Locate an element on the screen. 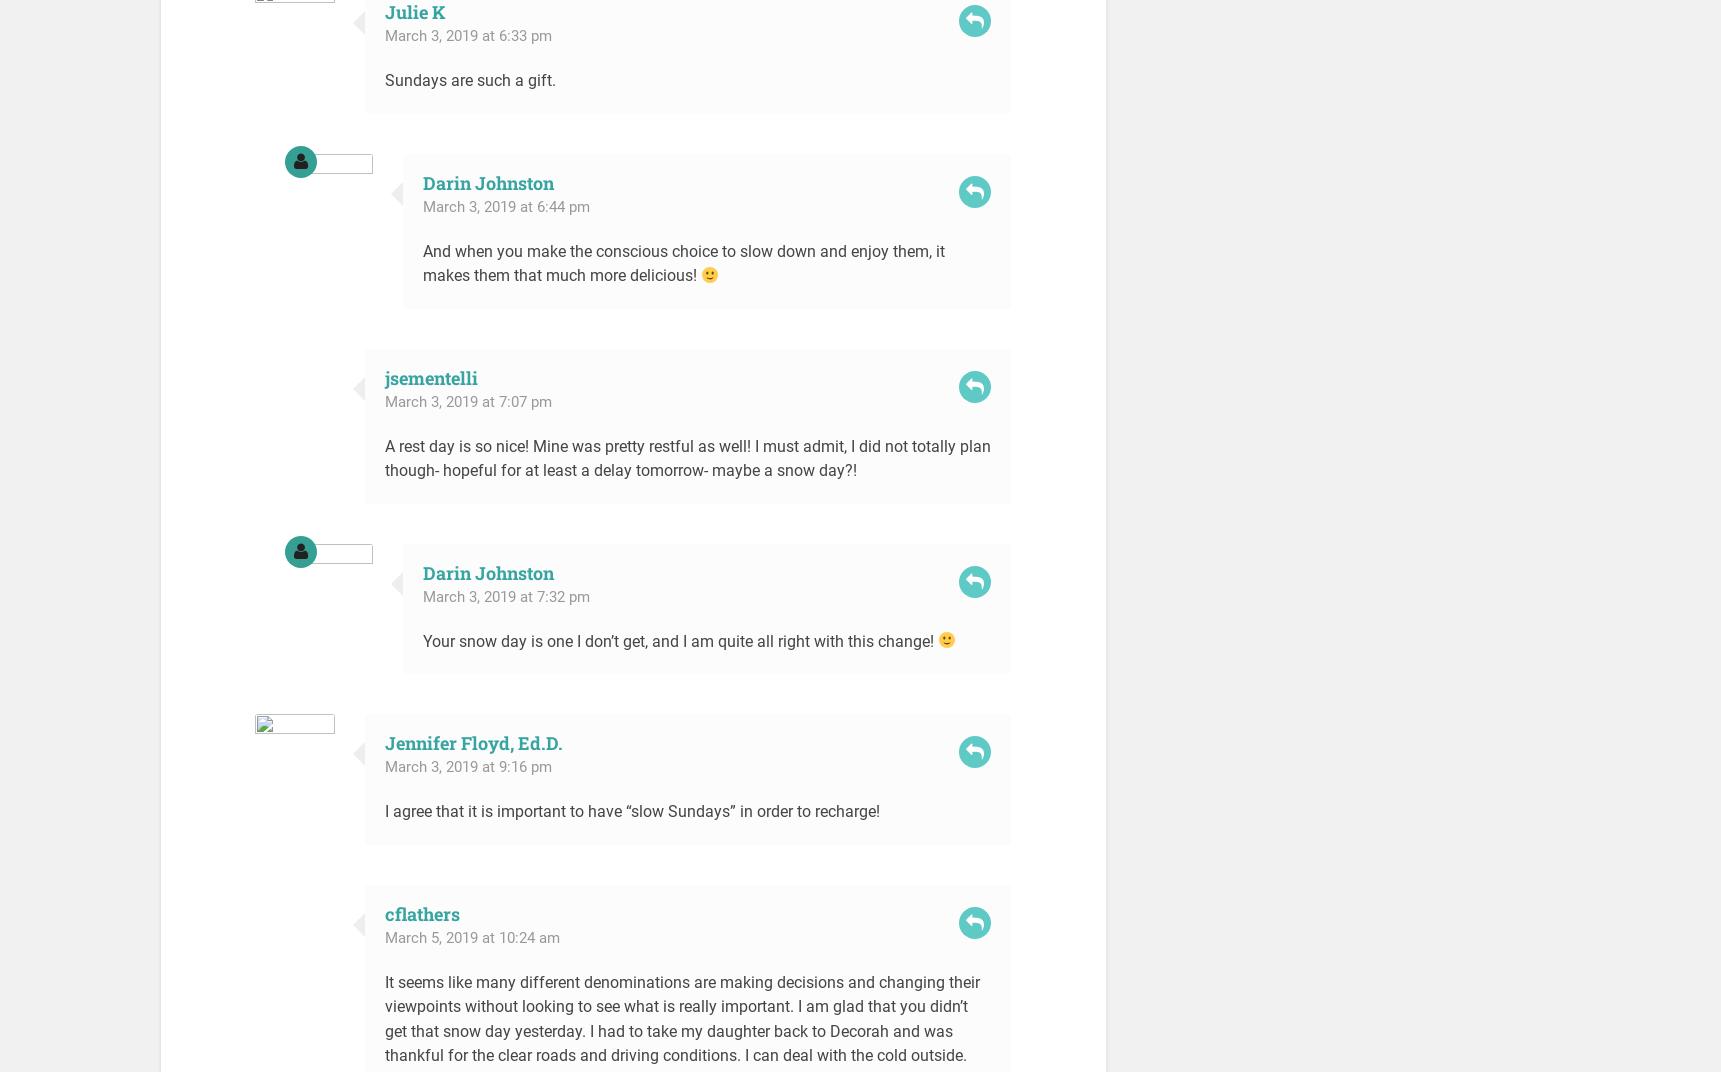 The width and height of the screenshot is (1721, 1072). 'jsementelli' is located at coordinates (430, 377).